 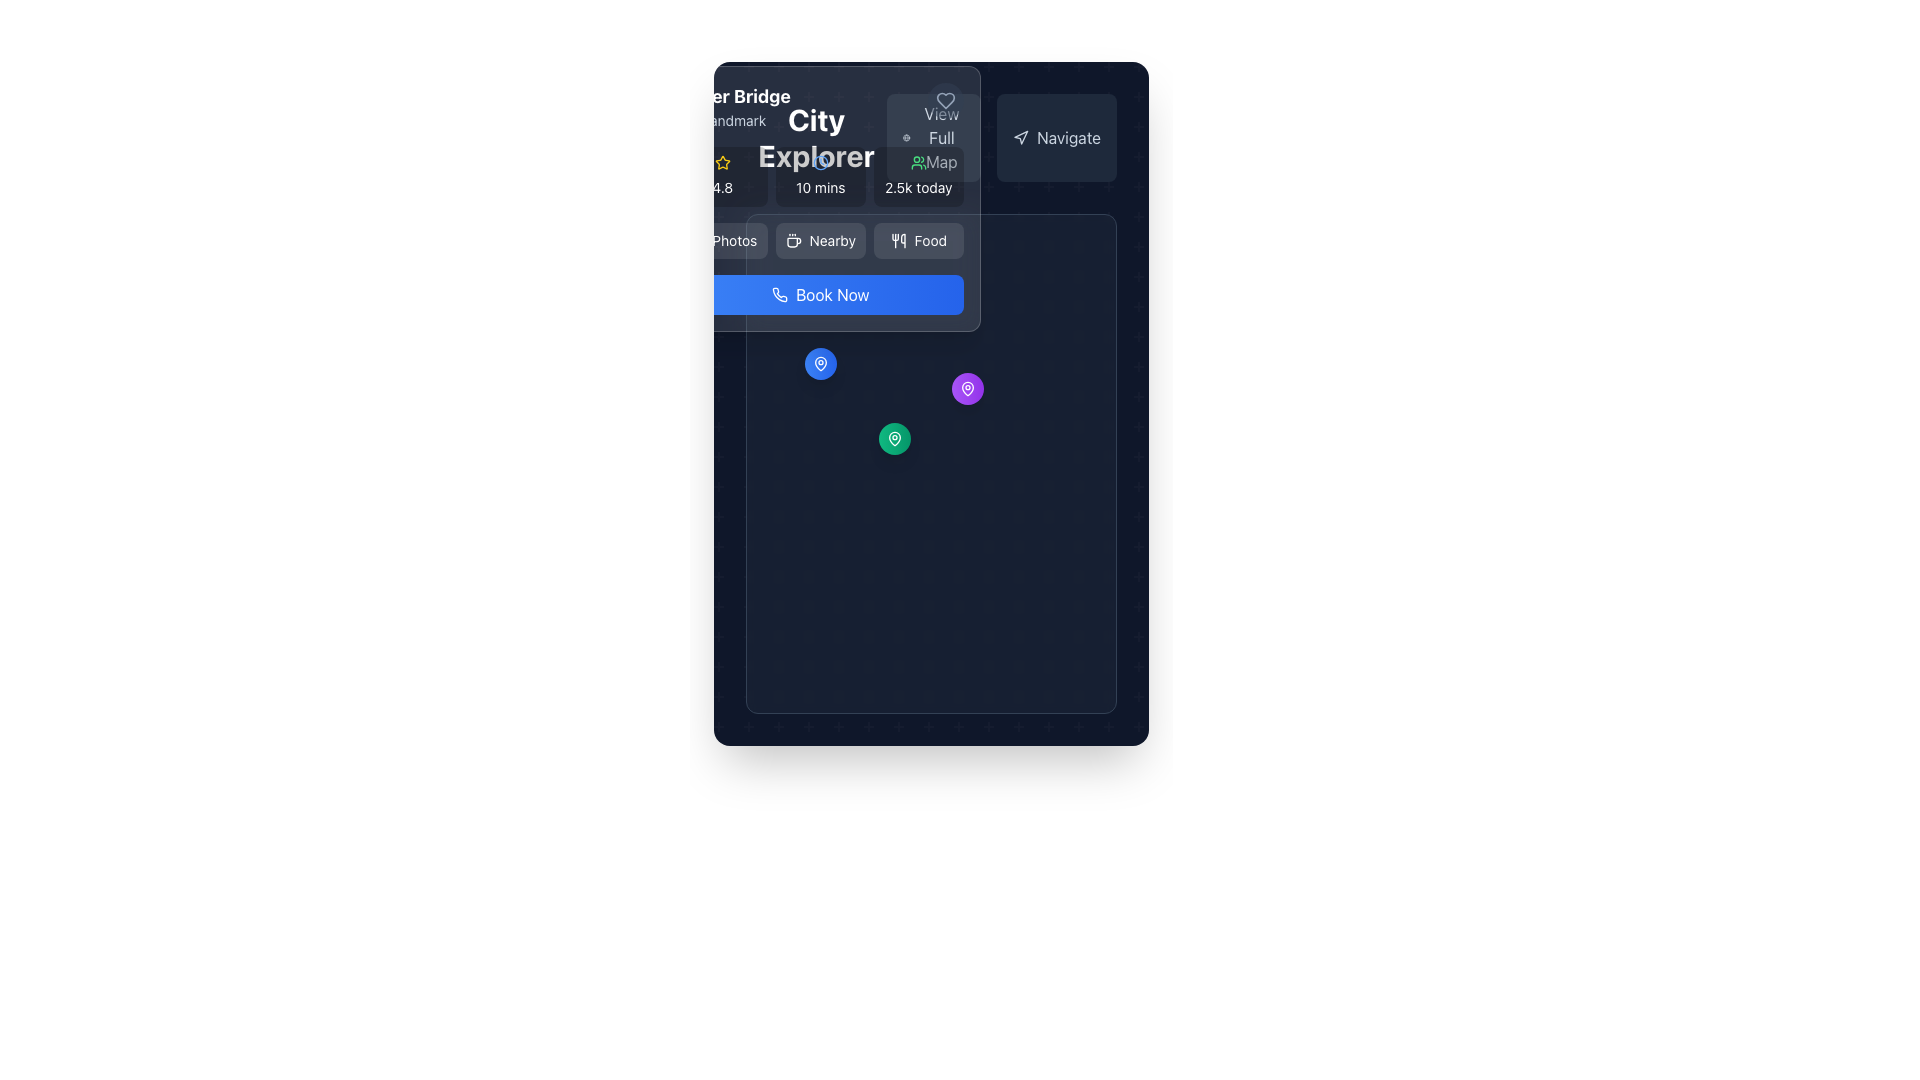 I want to click on the Location marker icon, which is a circular icon with a green gradient background, located on a dark grid among other markers, so click(x=893, y=438).